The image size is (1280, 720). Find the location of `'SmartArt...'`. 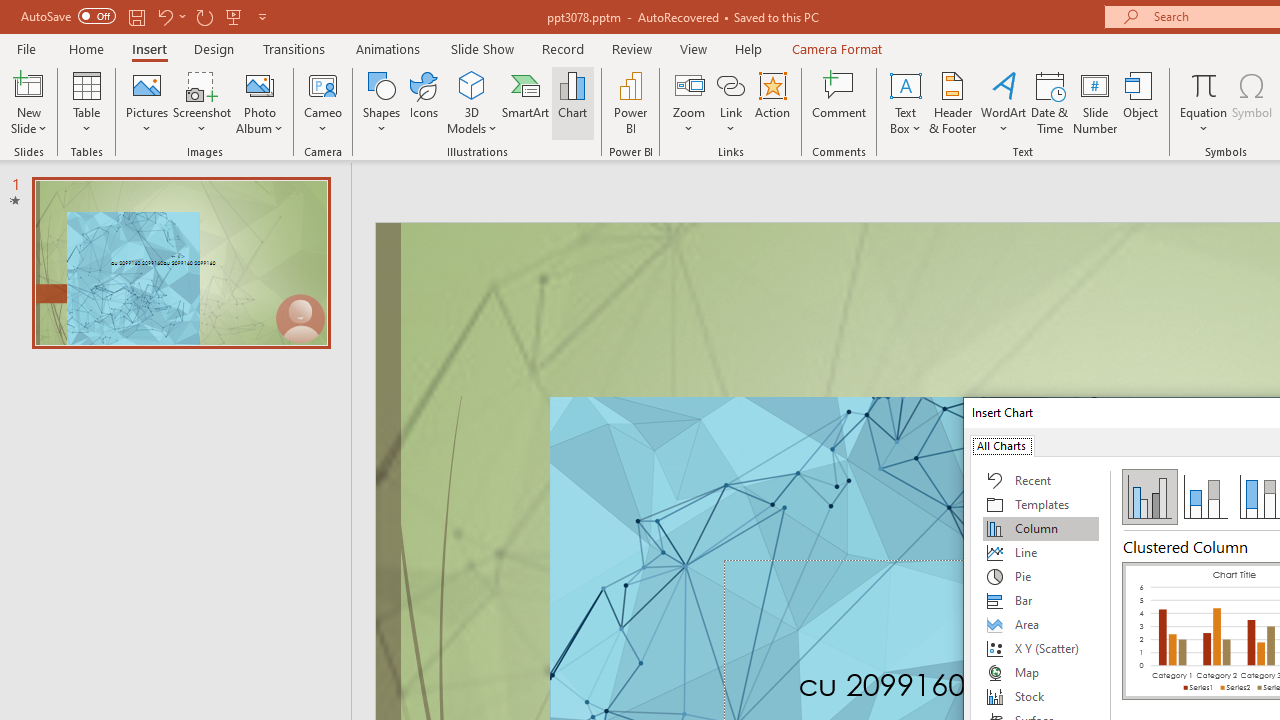

'SmartArt...' is located at coordinates (526, 103).